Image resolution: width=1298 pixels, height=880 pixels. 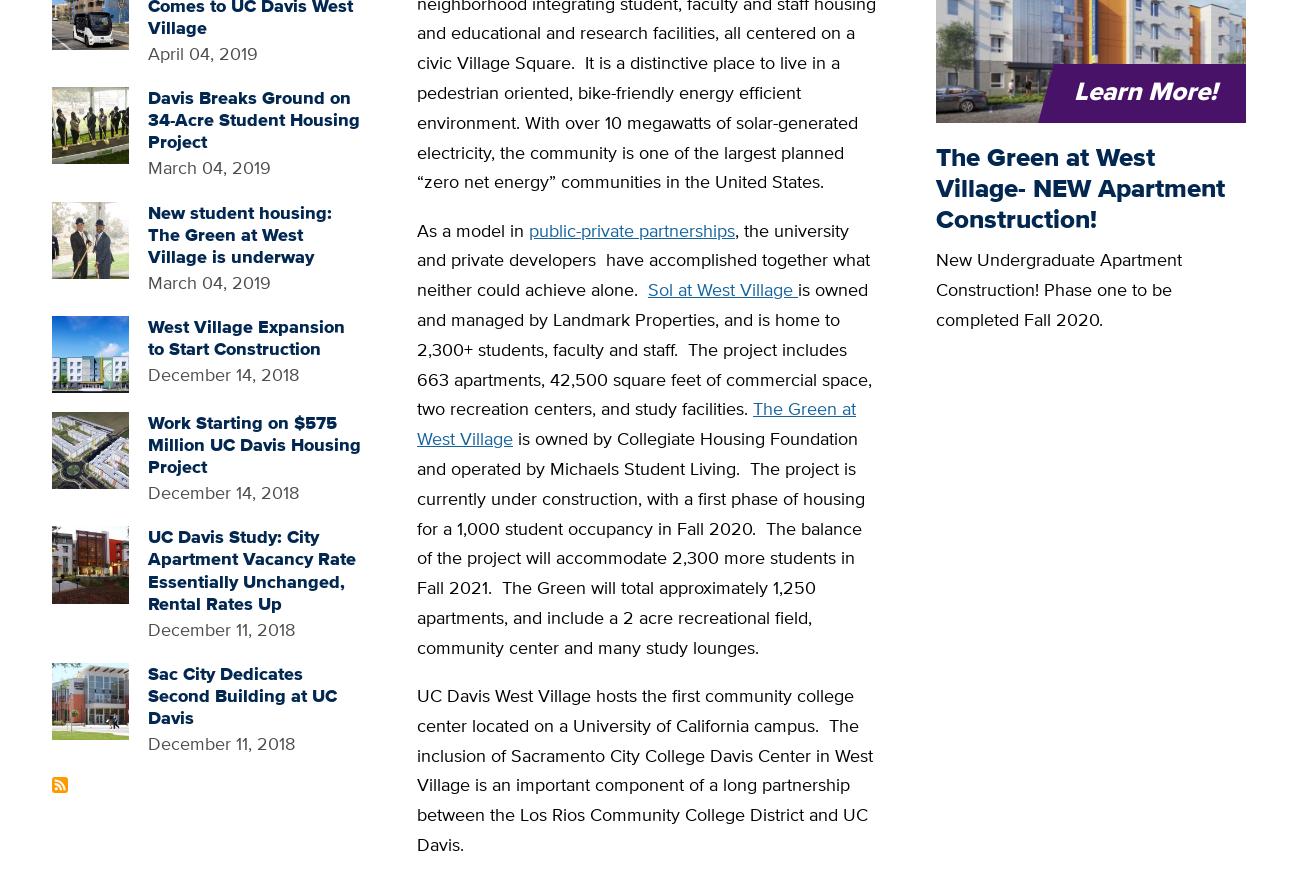 I want to click on 'Sac City Dedicates Second Building at UC Davis', so click(x=241, y=694).